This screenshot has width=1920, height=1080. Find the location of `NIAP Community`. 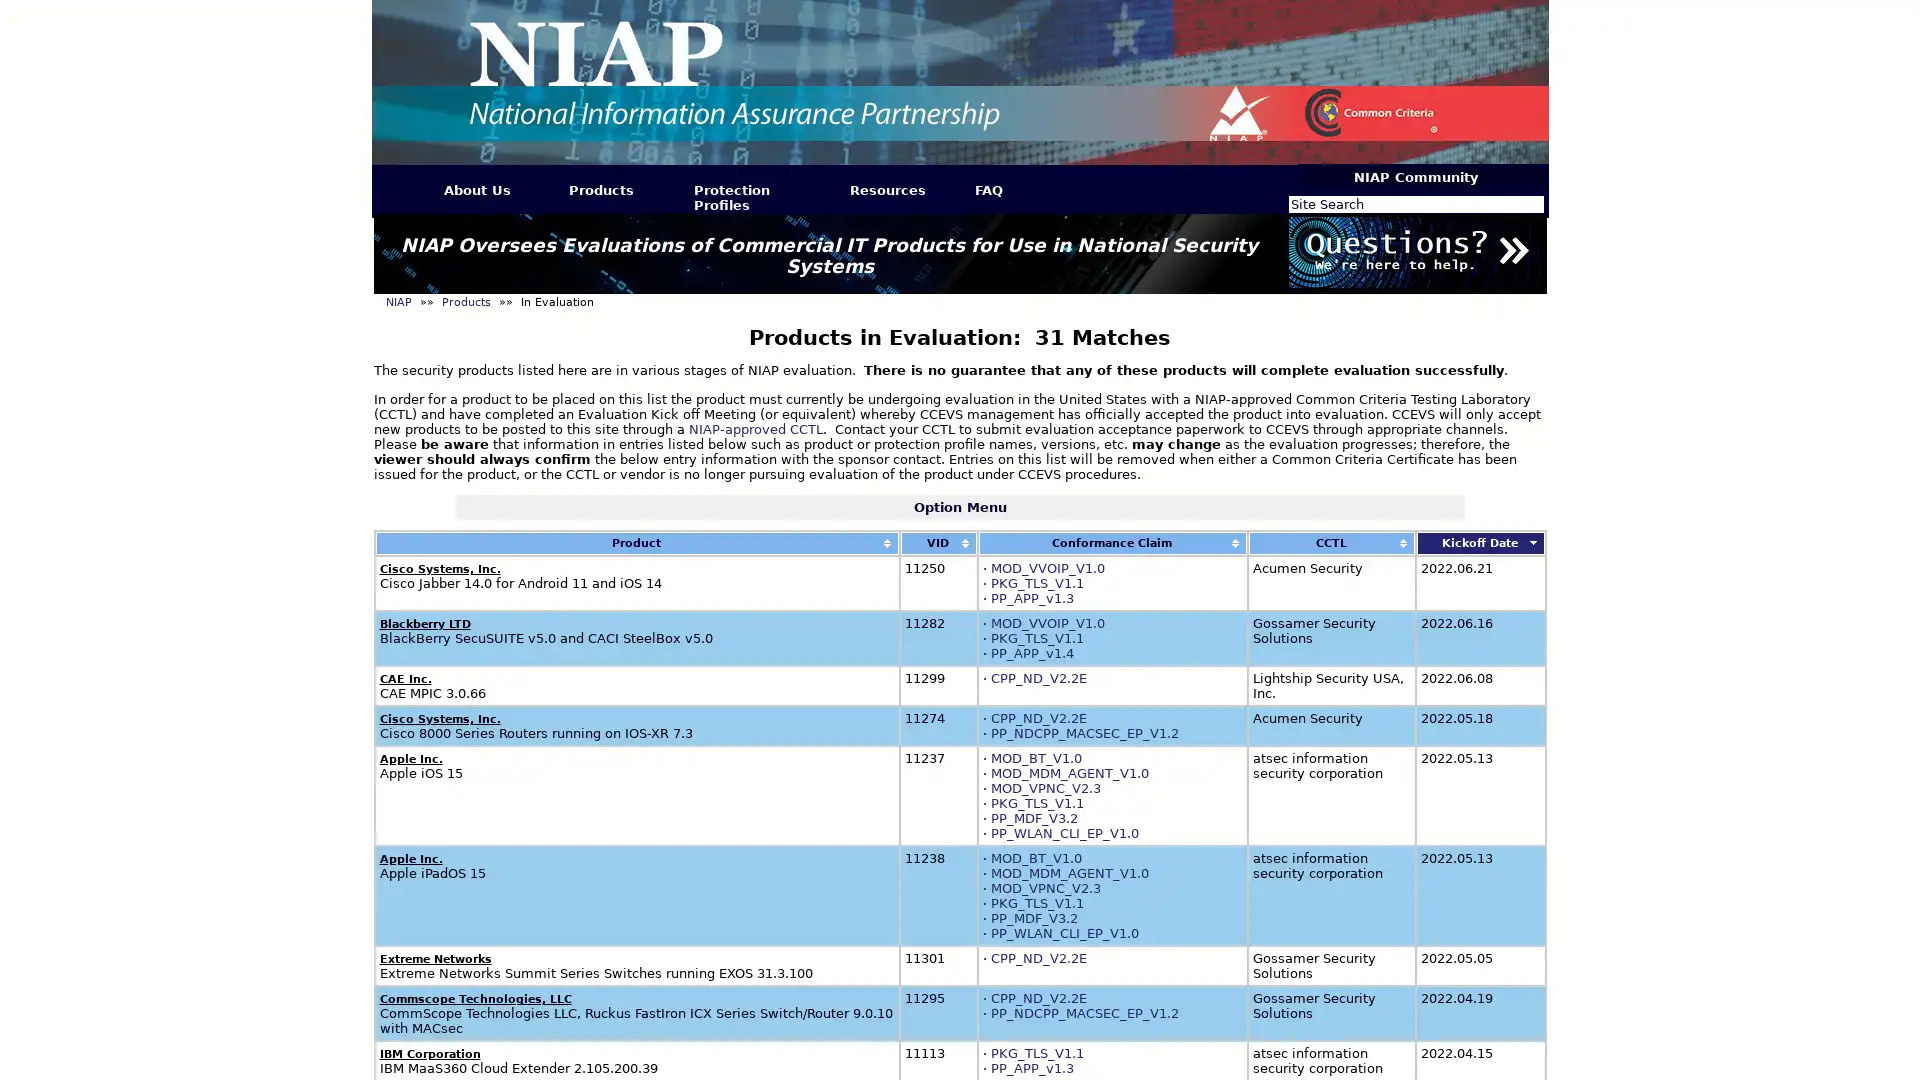

NIAP Community is located at coordinates (1421, 176).